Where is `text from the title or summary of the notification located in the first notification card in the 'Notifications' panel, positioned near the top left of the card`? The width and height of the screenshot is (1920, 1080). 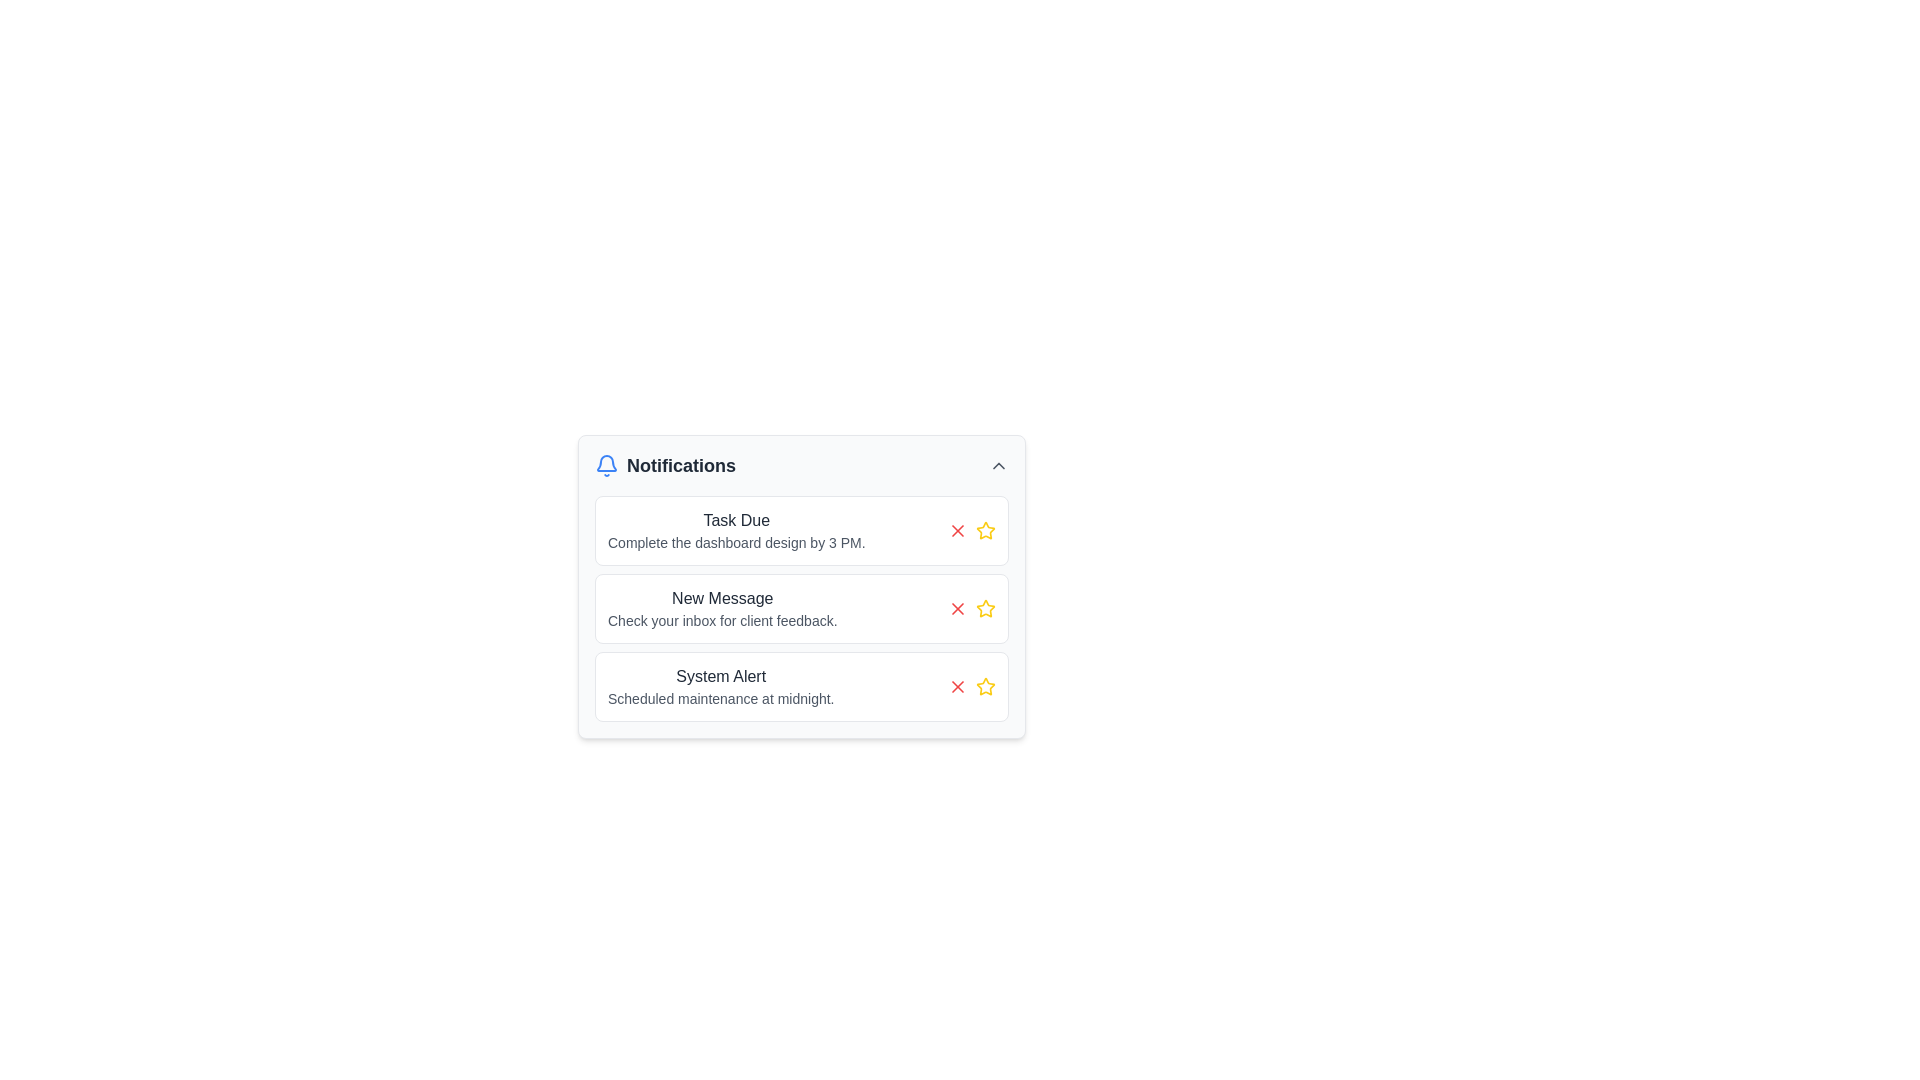
text from the title or summary of the notification located in the first notification card in the 'Notifications' panel, positioned near the top left of the card is located at coordinates (735, 519).